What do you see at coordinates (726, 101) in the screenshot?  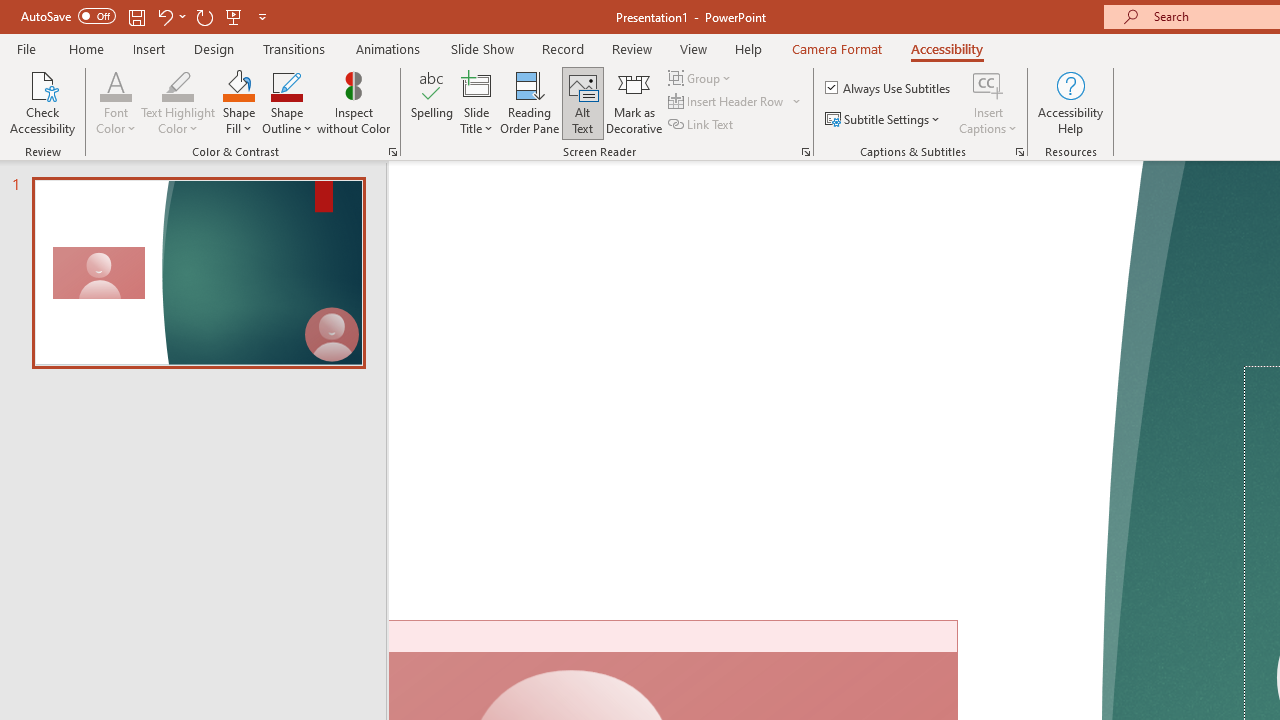 I see `'Insert Header Row'` at bounding box center [726, 101].